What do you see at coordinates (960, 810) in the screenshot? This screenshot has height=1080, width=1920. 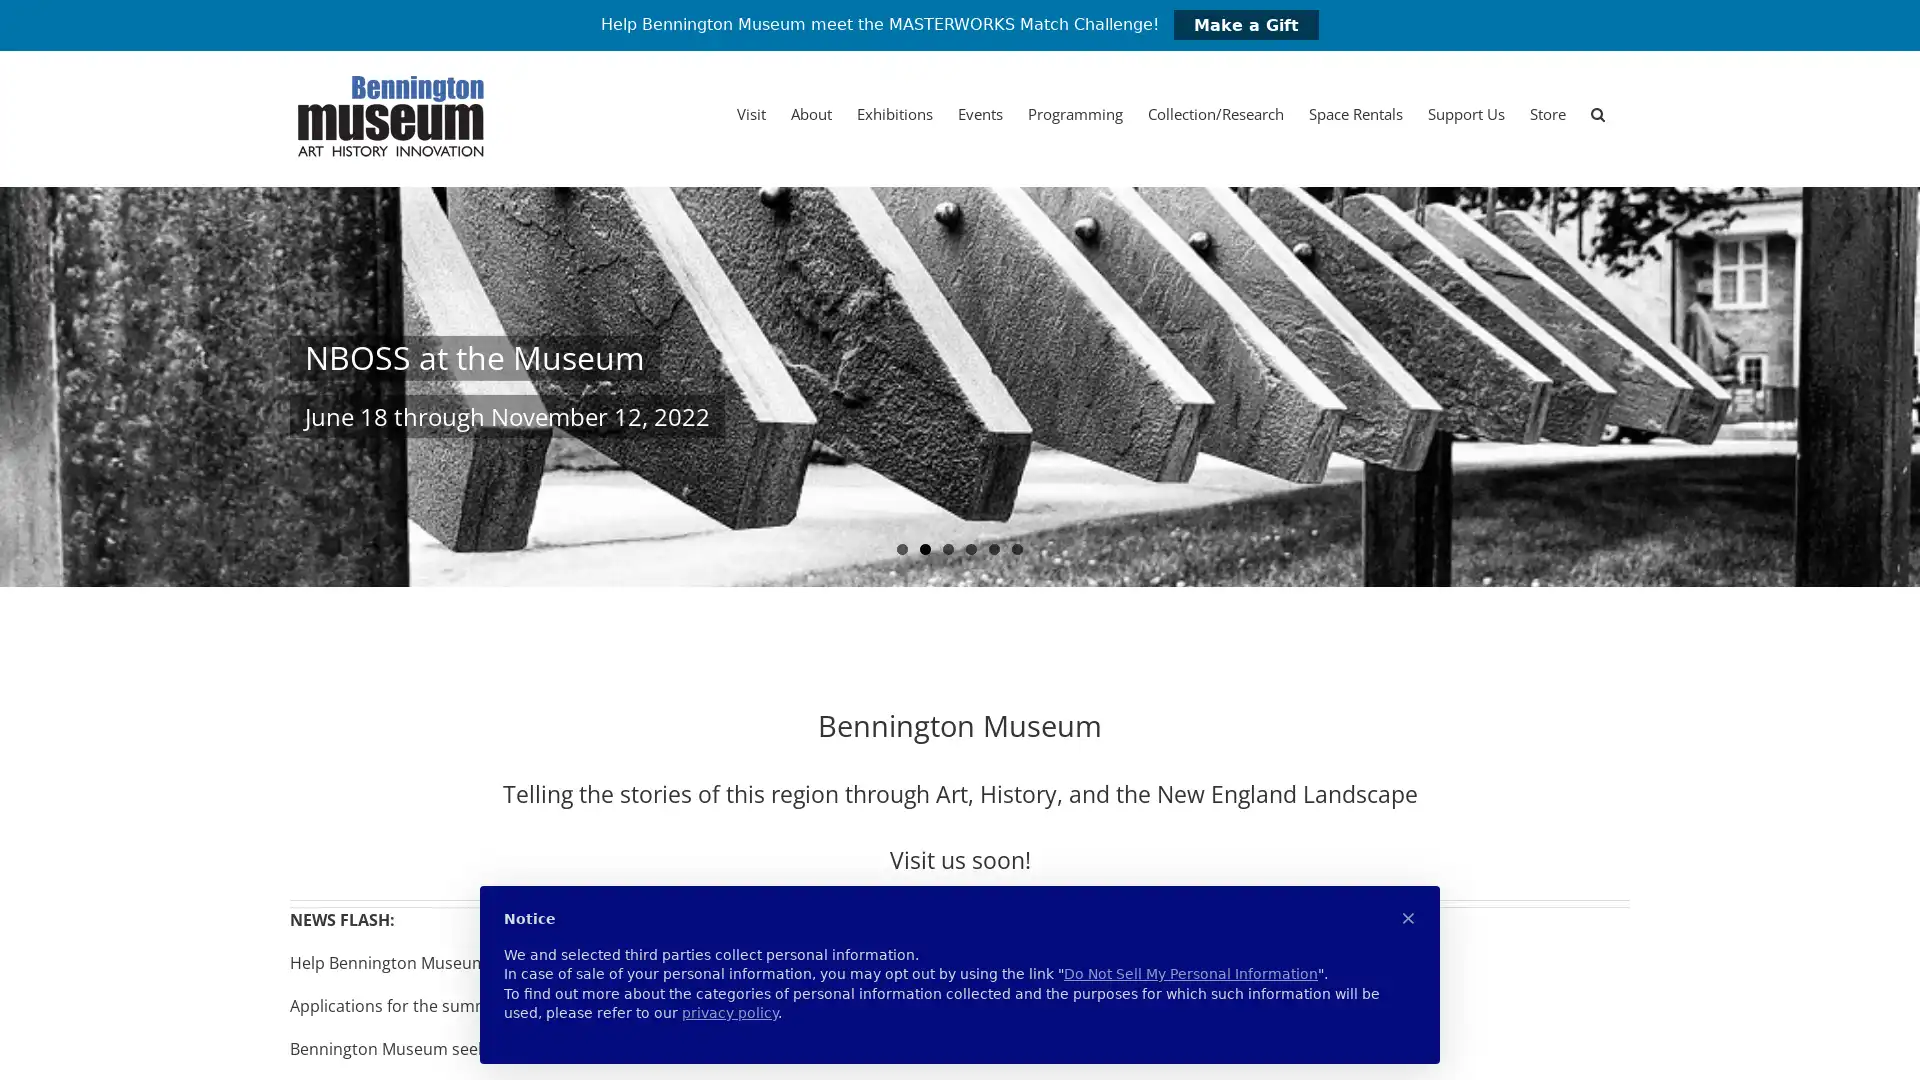 I see `Sign Up!` at bounding box center [960, 810].